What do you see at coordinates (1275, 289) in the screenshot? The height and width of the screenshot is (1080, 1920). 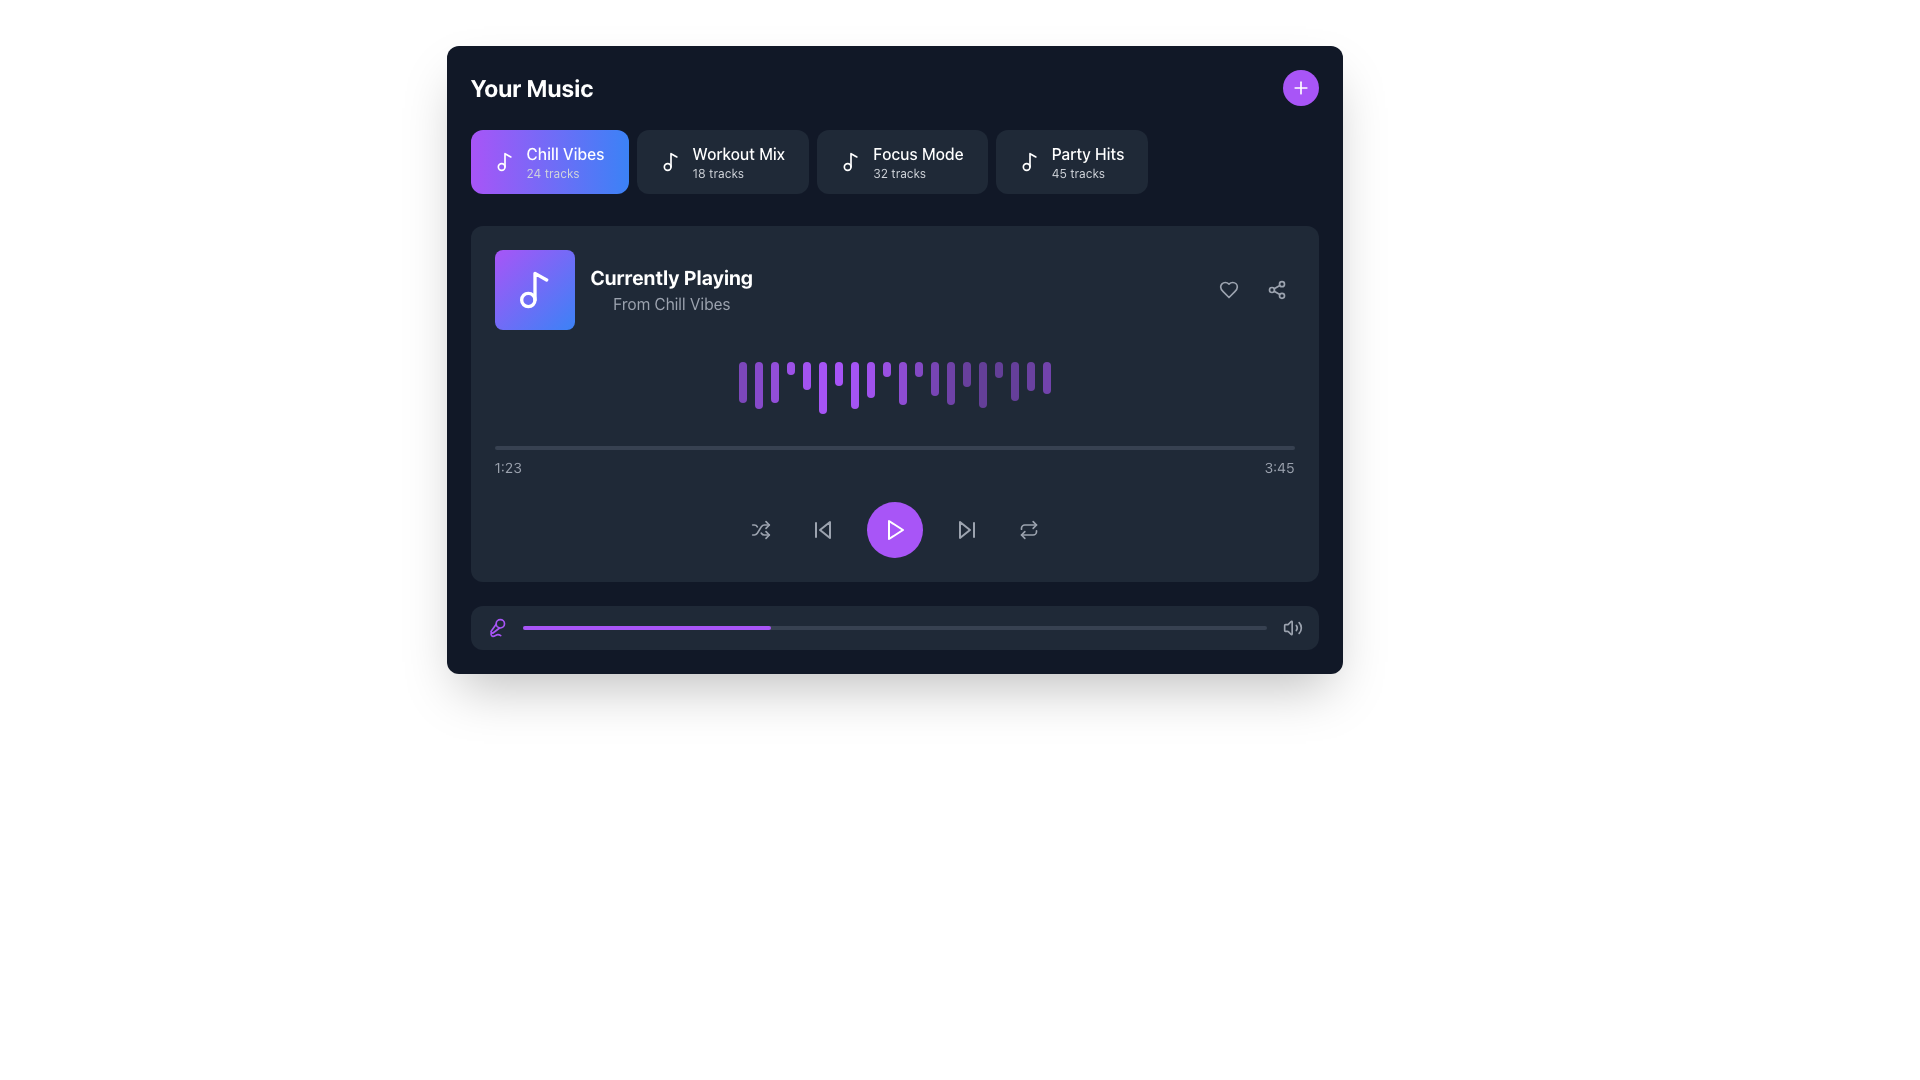 I see `the second button from the right in the horizontal button group located in the upper-right portion of the playing card section` at bounding box center [1275, 289].